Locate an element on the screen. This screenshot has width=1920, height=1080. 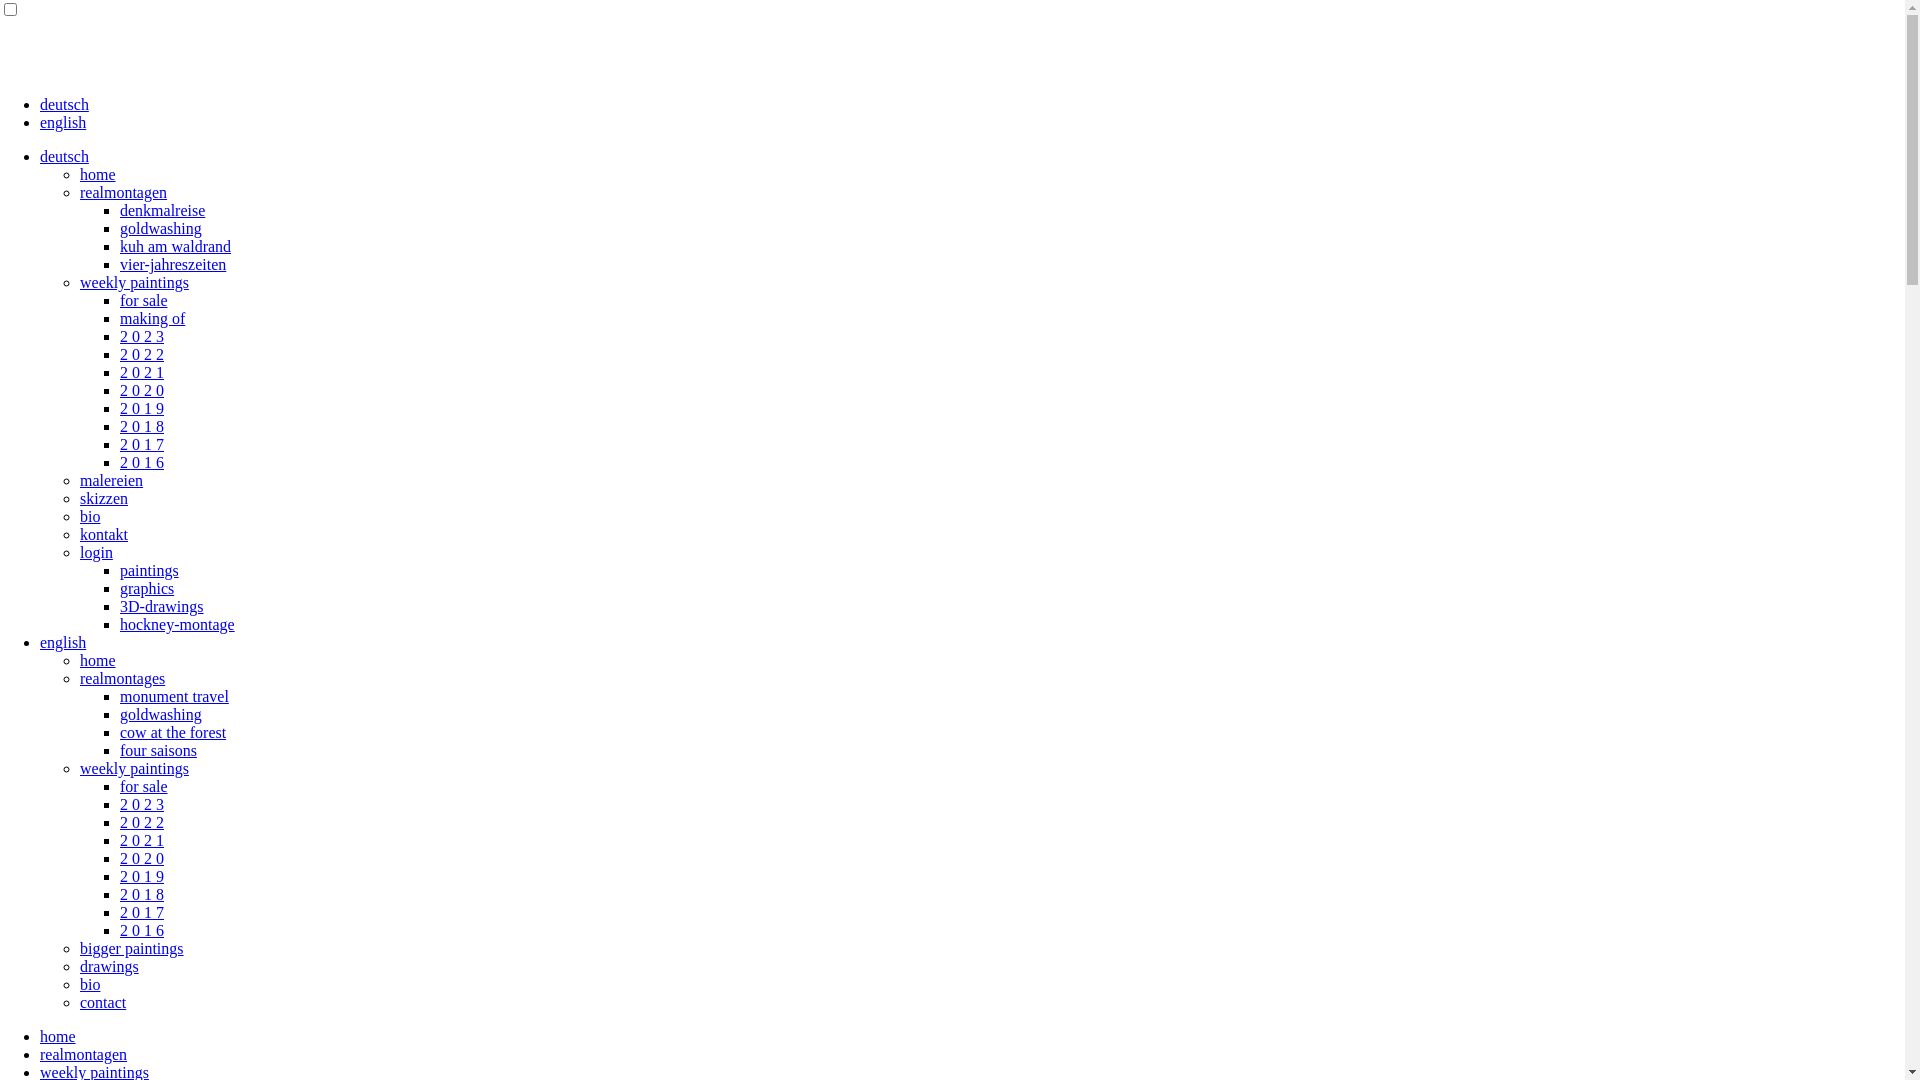
'deutsch' is located at coordinates (64, 155).